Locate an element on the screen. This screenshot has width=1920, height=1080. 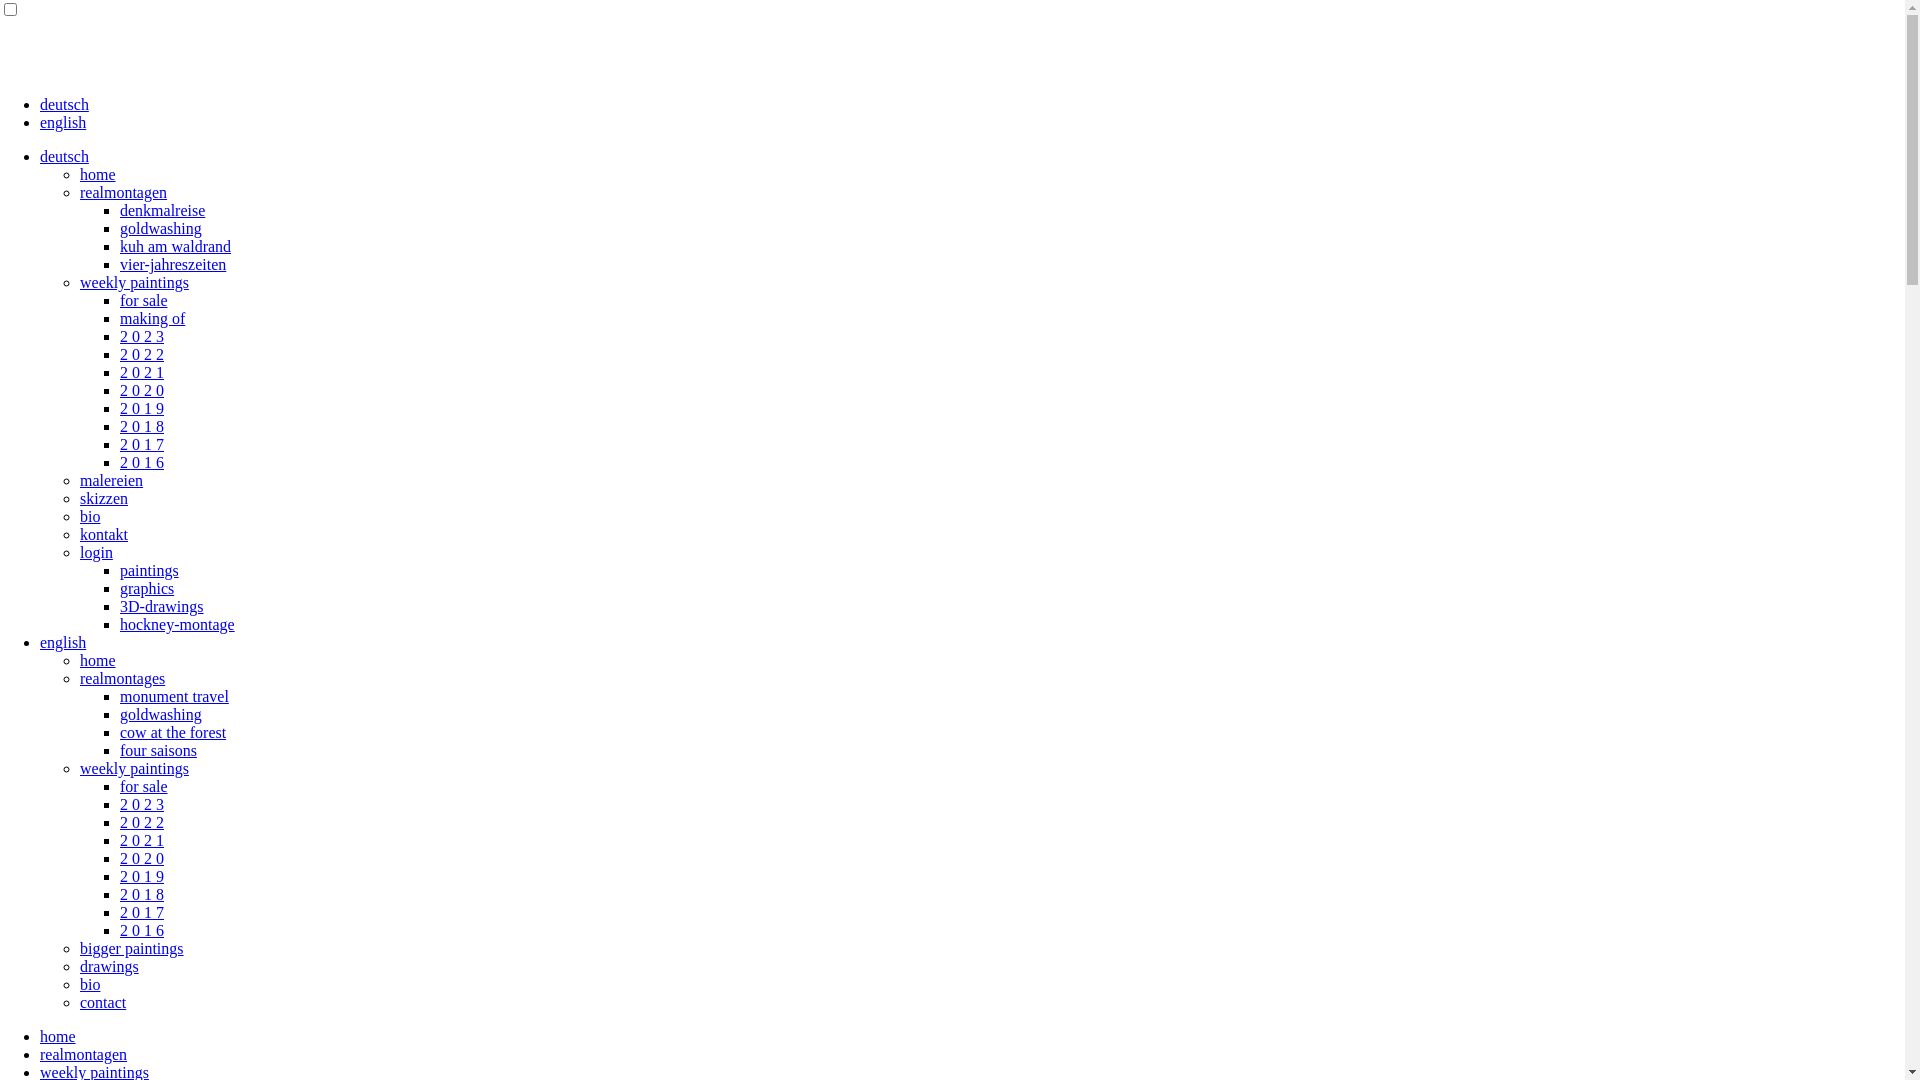
'deutsch' is located at coordinates (64, 155).